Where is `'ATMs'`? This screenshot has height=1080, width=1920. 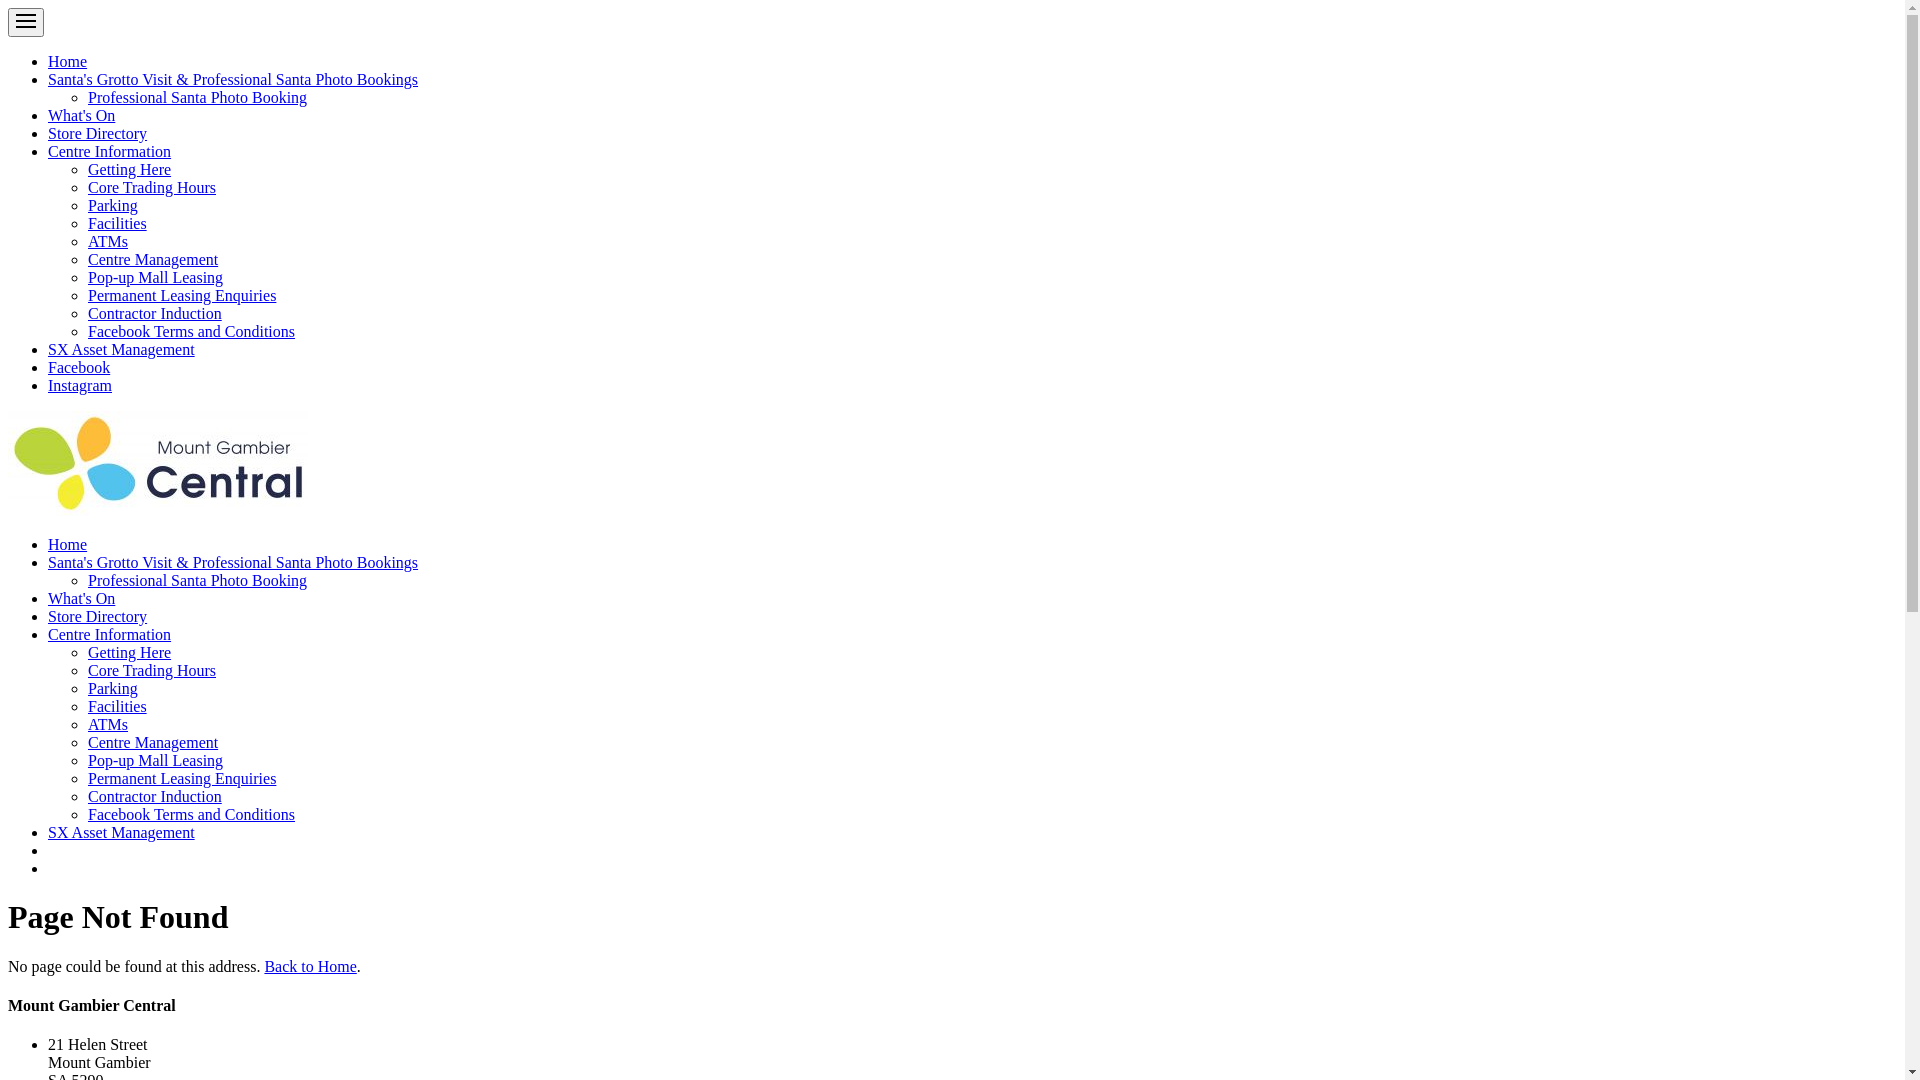 'ATMs' is located at coordinates (86, 724).